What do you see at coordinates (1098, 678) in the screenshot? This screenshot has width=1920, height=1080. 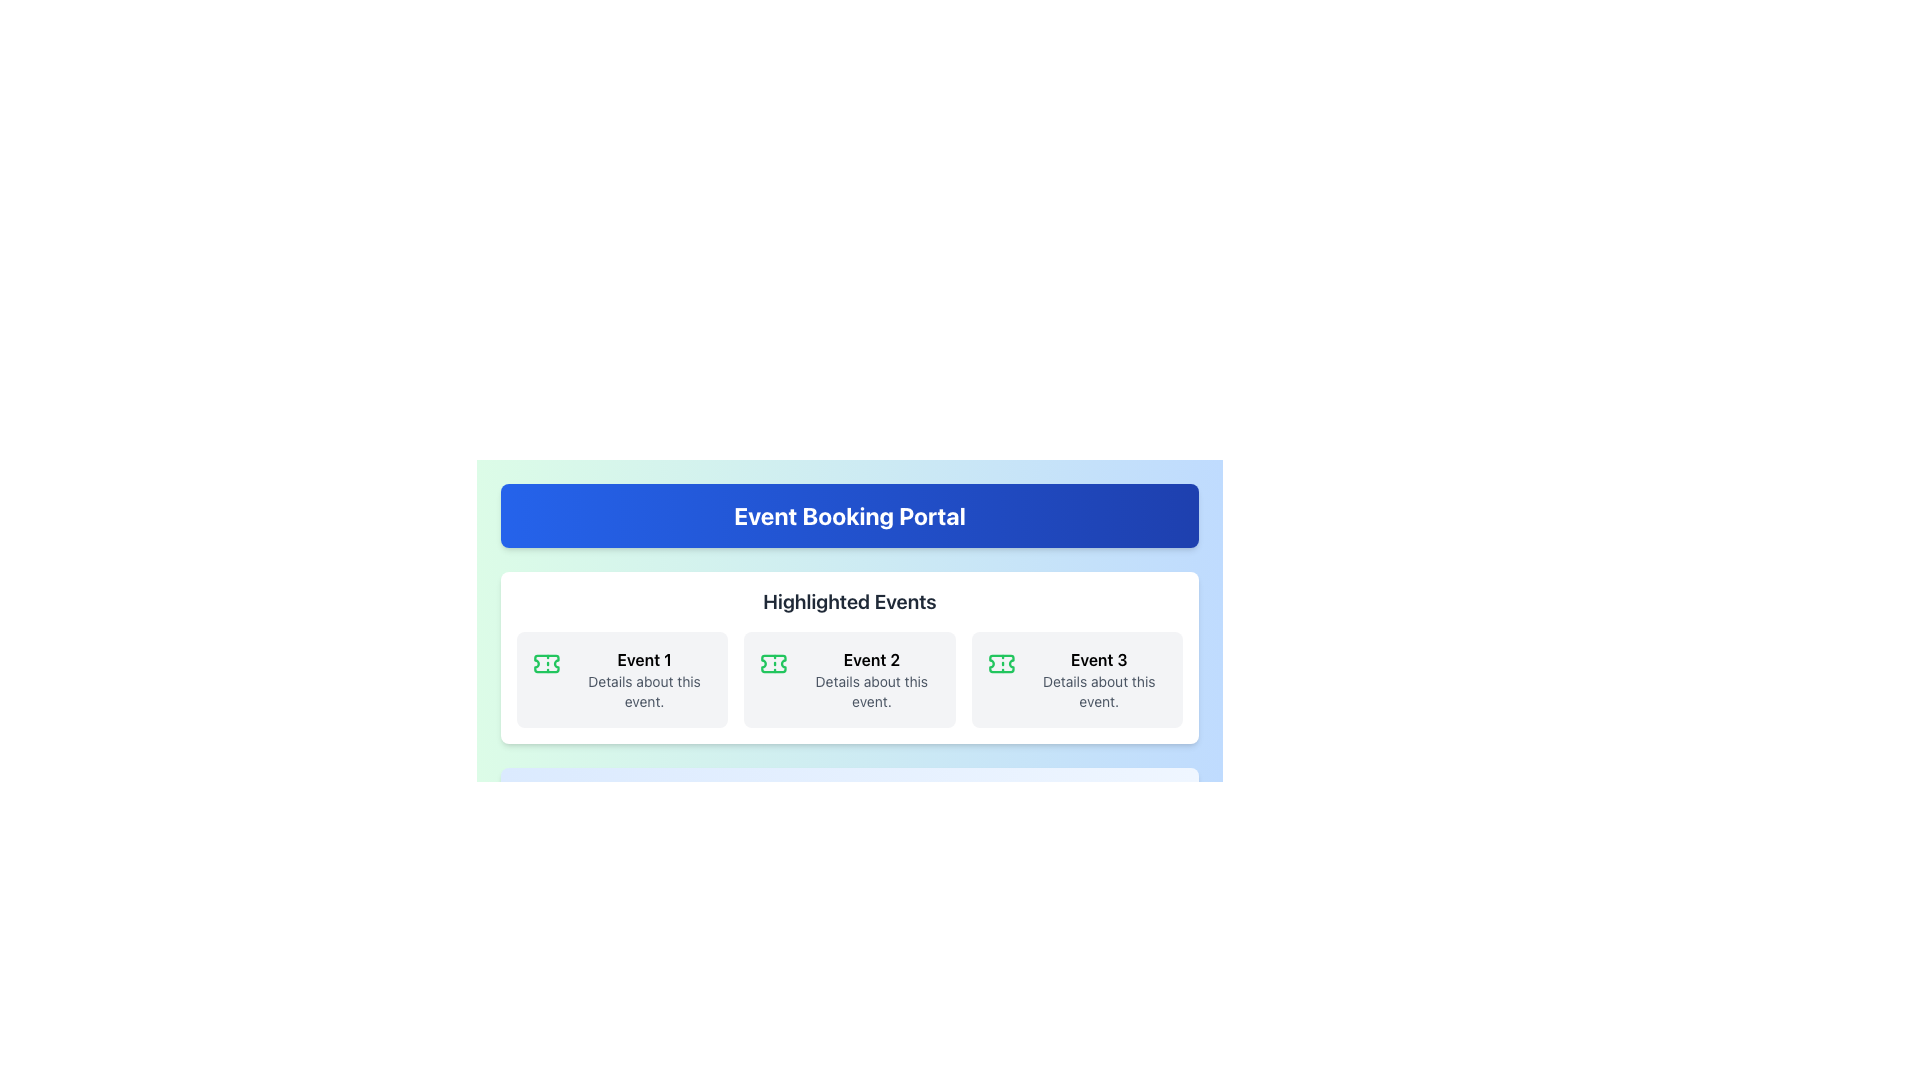 I see `details about the event displayed in the text block for 'Event 3', which is located in the third card of the 'Highlighted Events' section` at bounding box center [1098, 678].